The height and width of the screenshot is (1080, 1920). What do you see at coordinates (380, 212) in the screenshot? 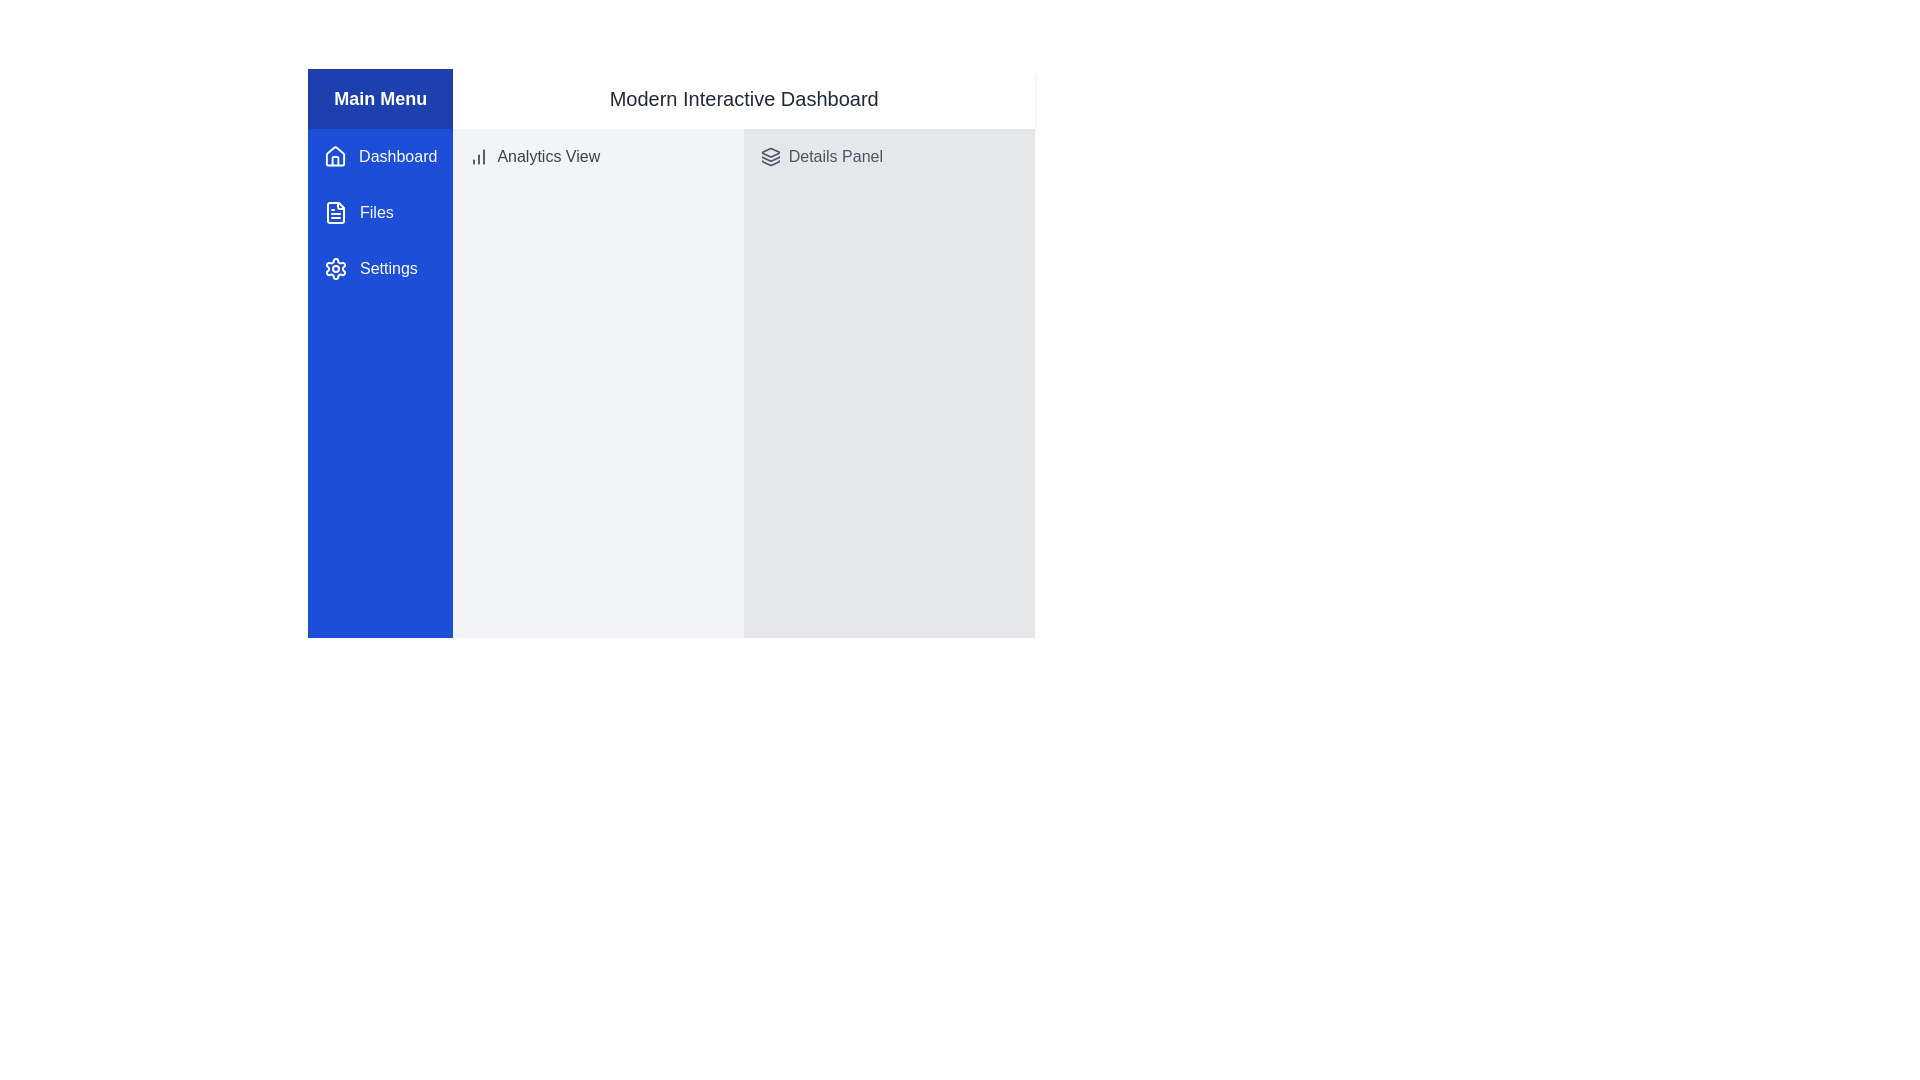
I see `the second menu item in the vertical list of the left sidebar under 'Main Menu'` at bounding box center [380, 212].